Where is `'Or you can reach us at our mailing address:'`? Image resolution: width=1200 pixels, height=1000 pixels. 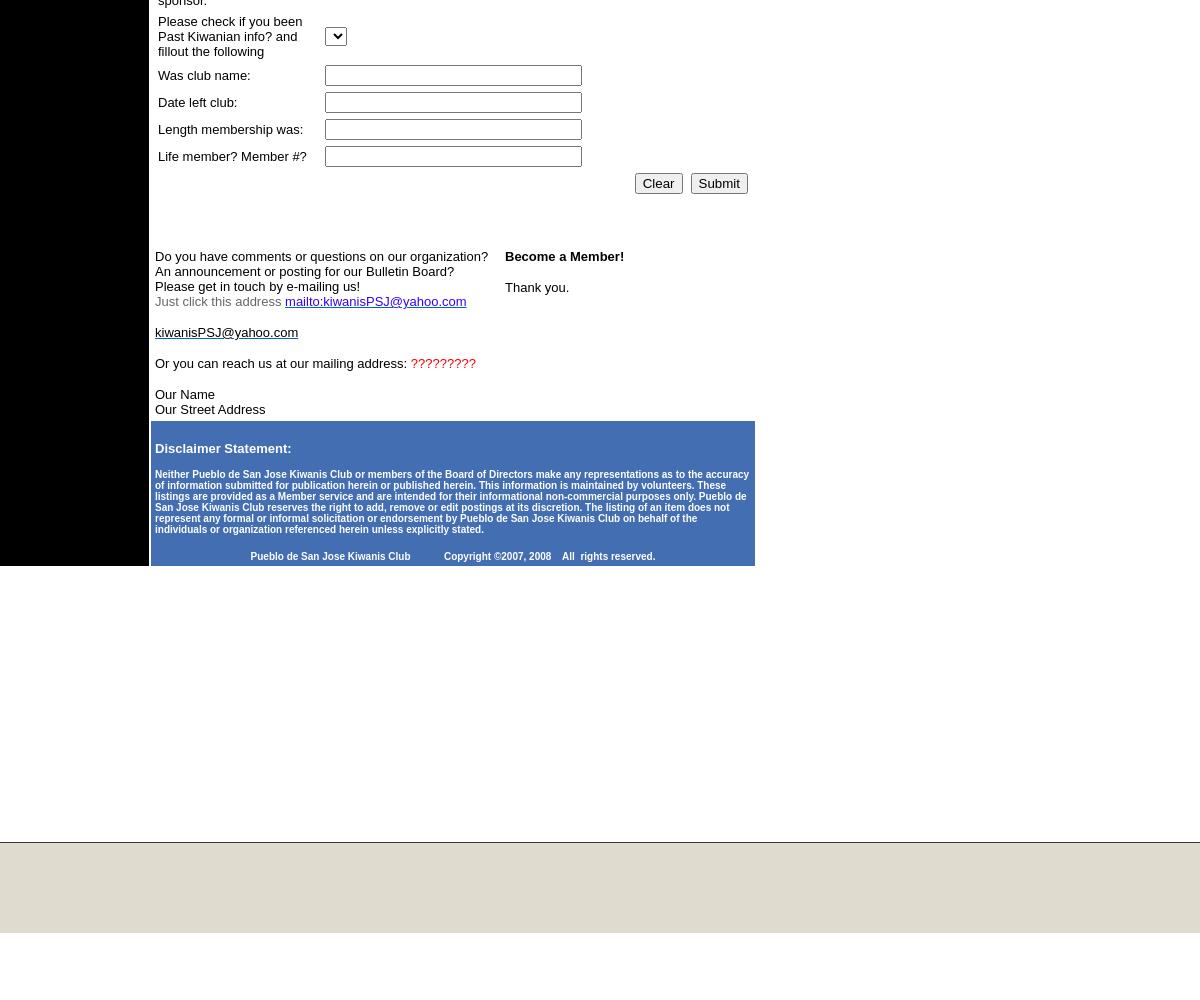
'Or you can reach us at our mailing address:' is located at coordinates (154, 362).